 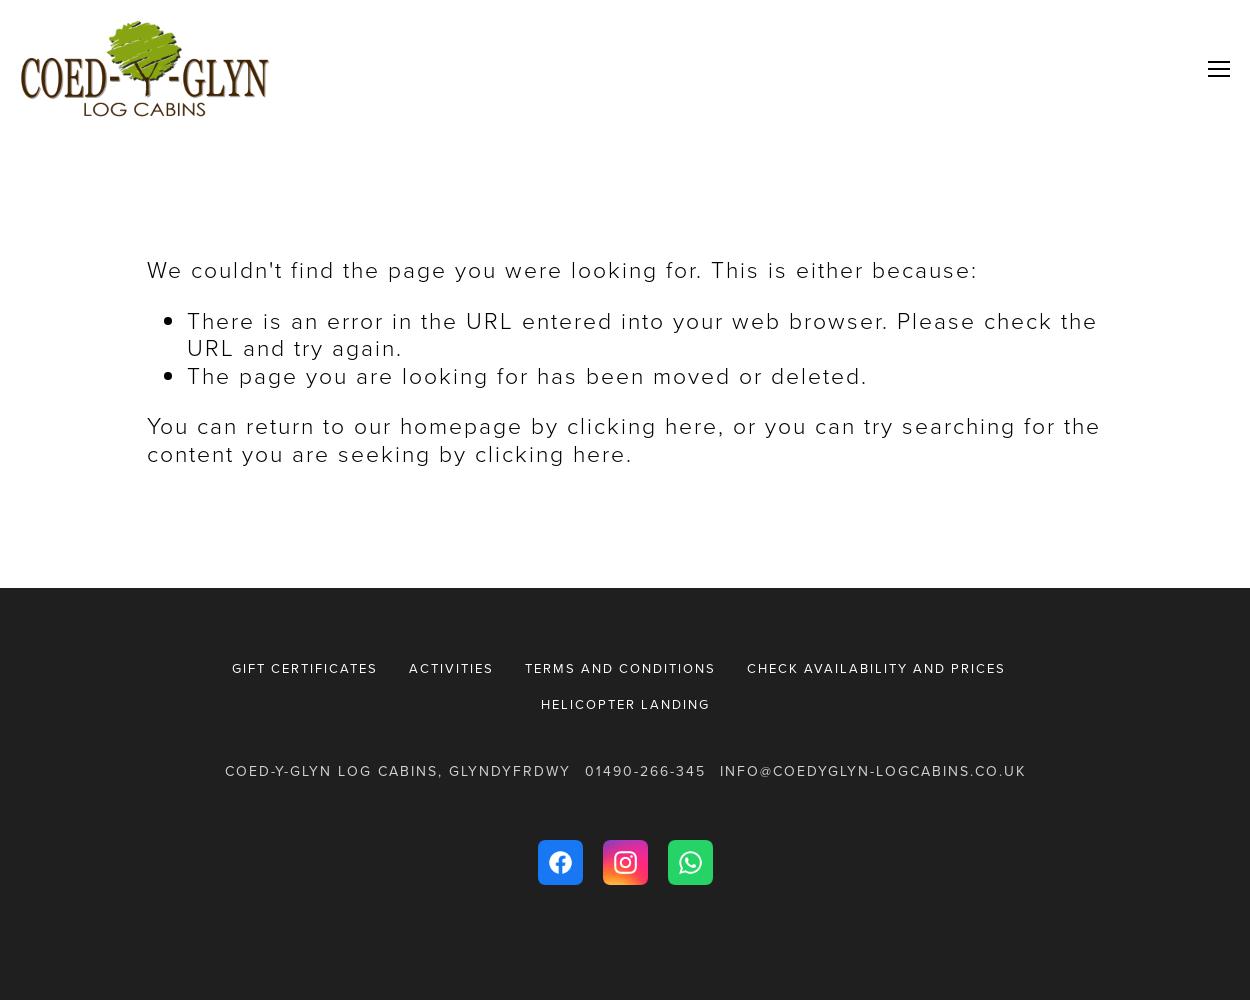 I want to click on 'Helicopter Landing', so click(x=623, y=703).